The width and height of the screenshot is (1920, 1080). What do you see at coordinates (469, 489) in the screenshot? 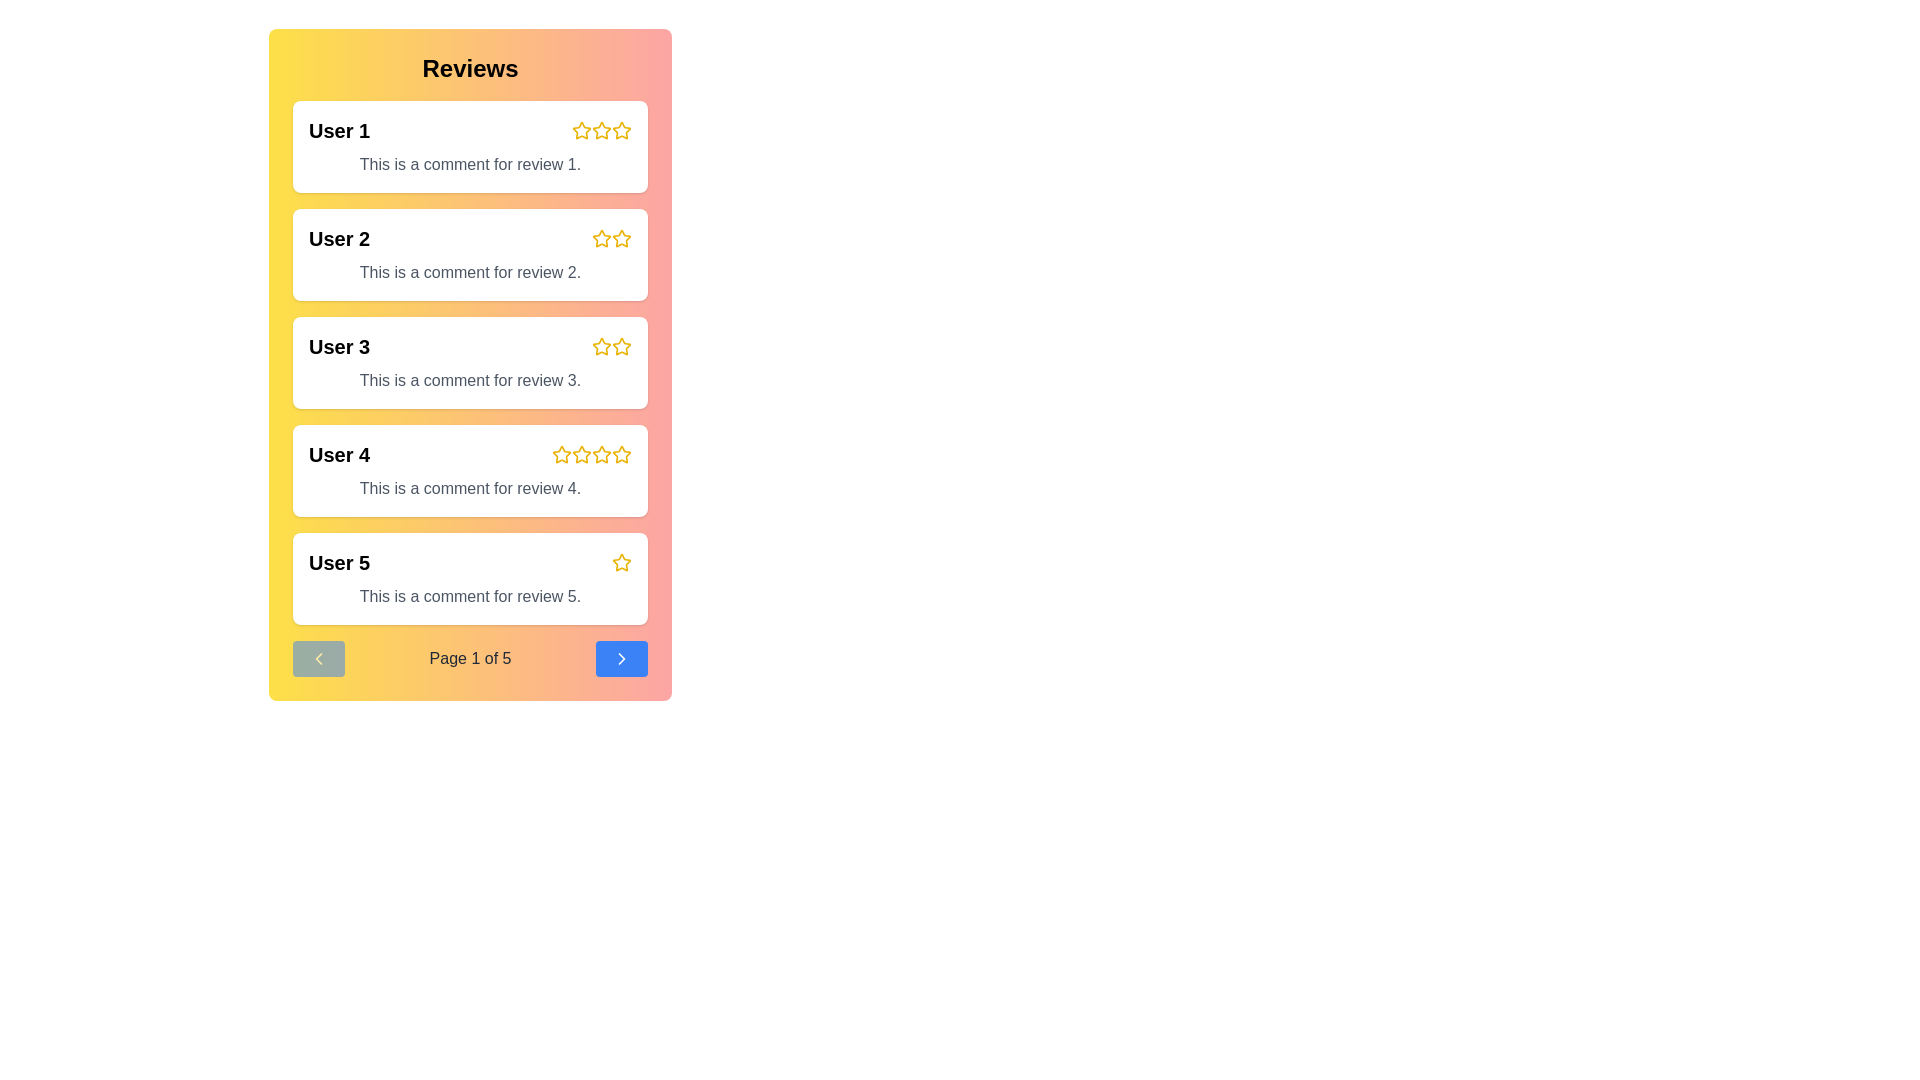
I see `the text label displaying the comment content for the fourth review associated with User 4, located below the 'User 4' label and above the star icons` at bounding box center [469, 489].